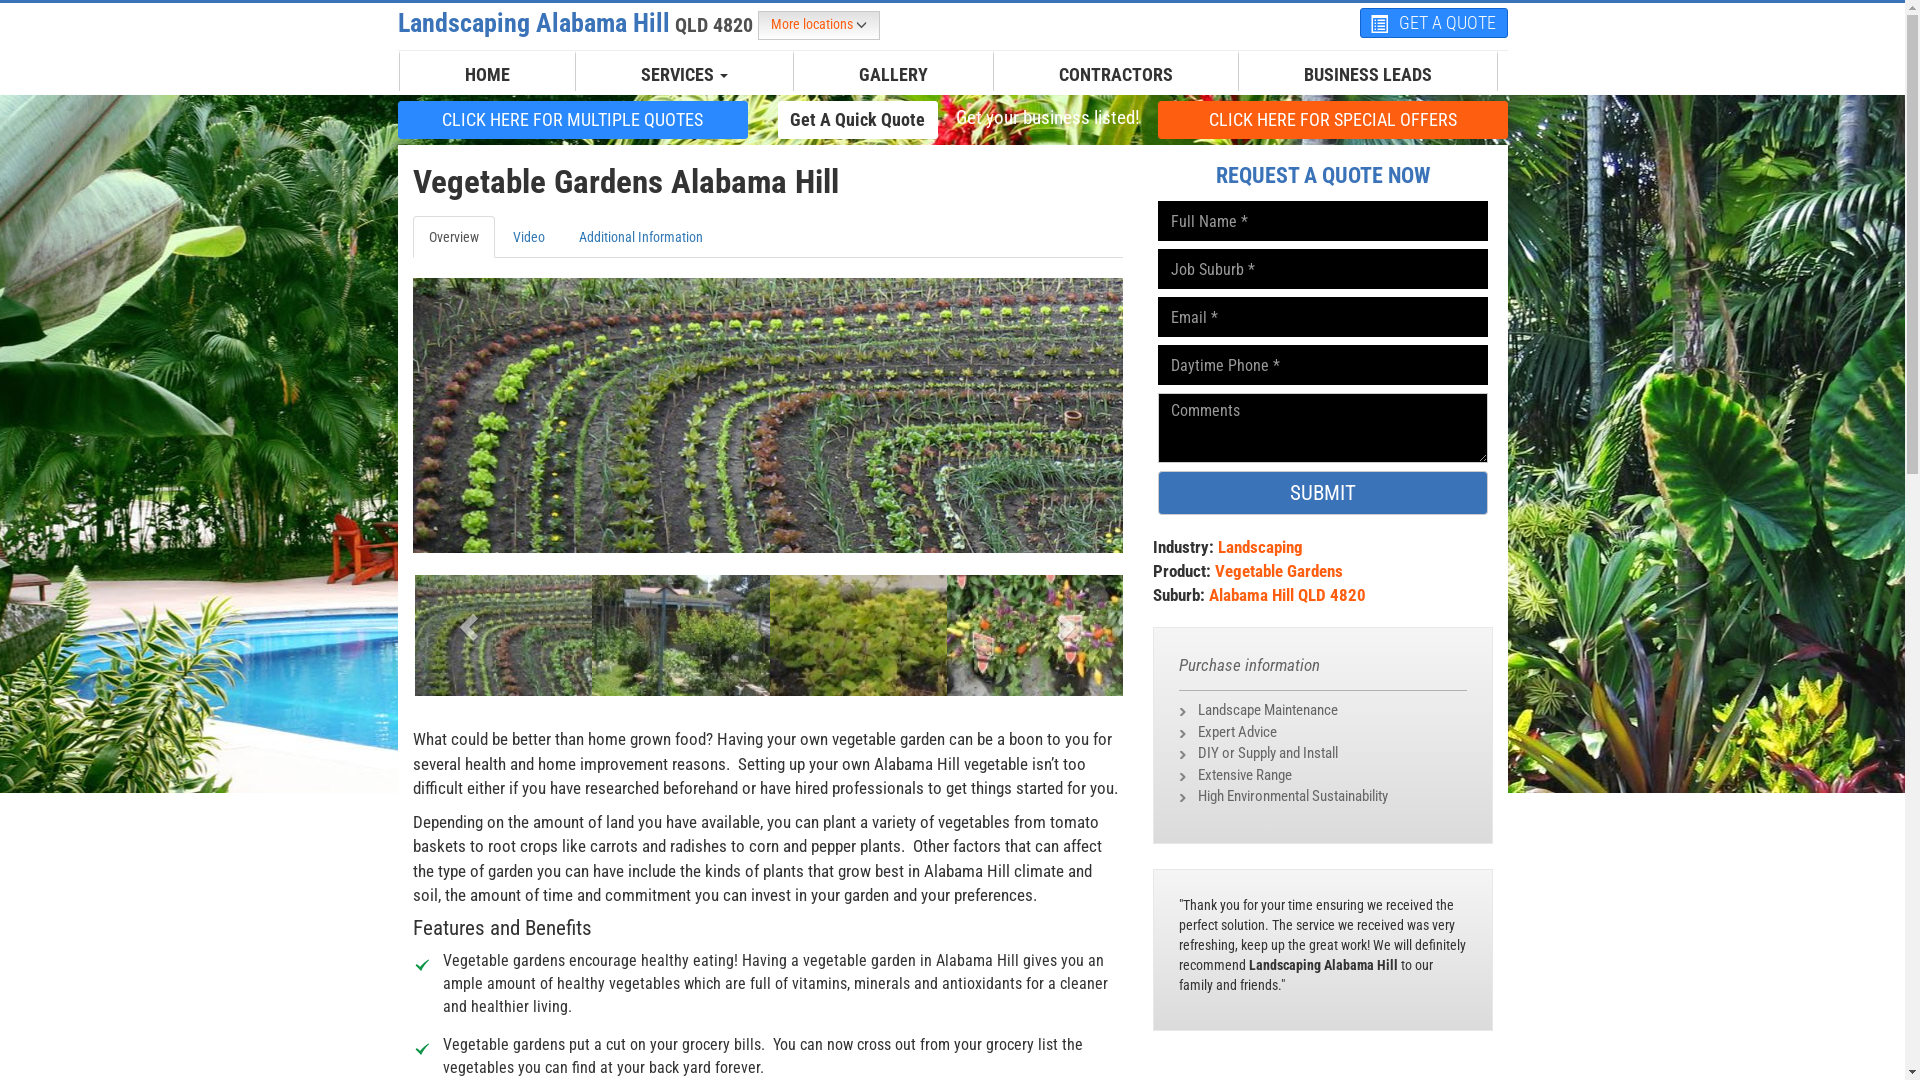 The width and height of the screenshot is (1920, 1080). What do you see at coordinates (487, 73) in the screenshot?
I see `'HOME'` at bounding box center [487, 73].